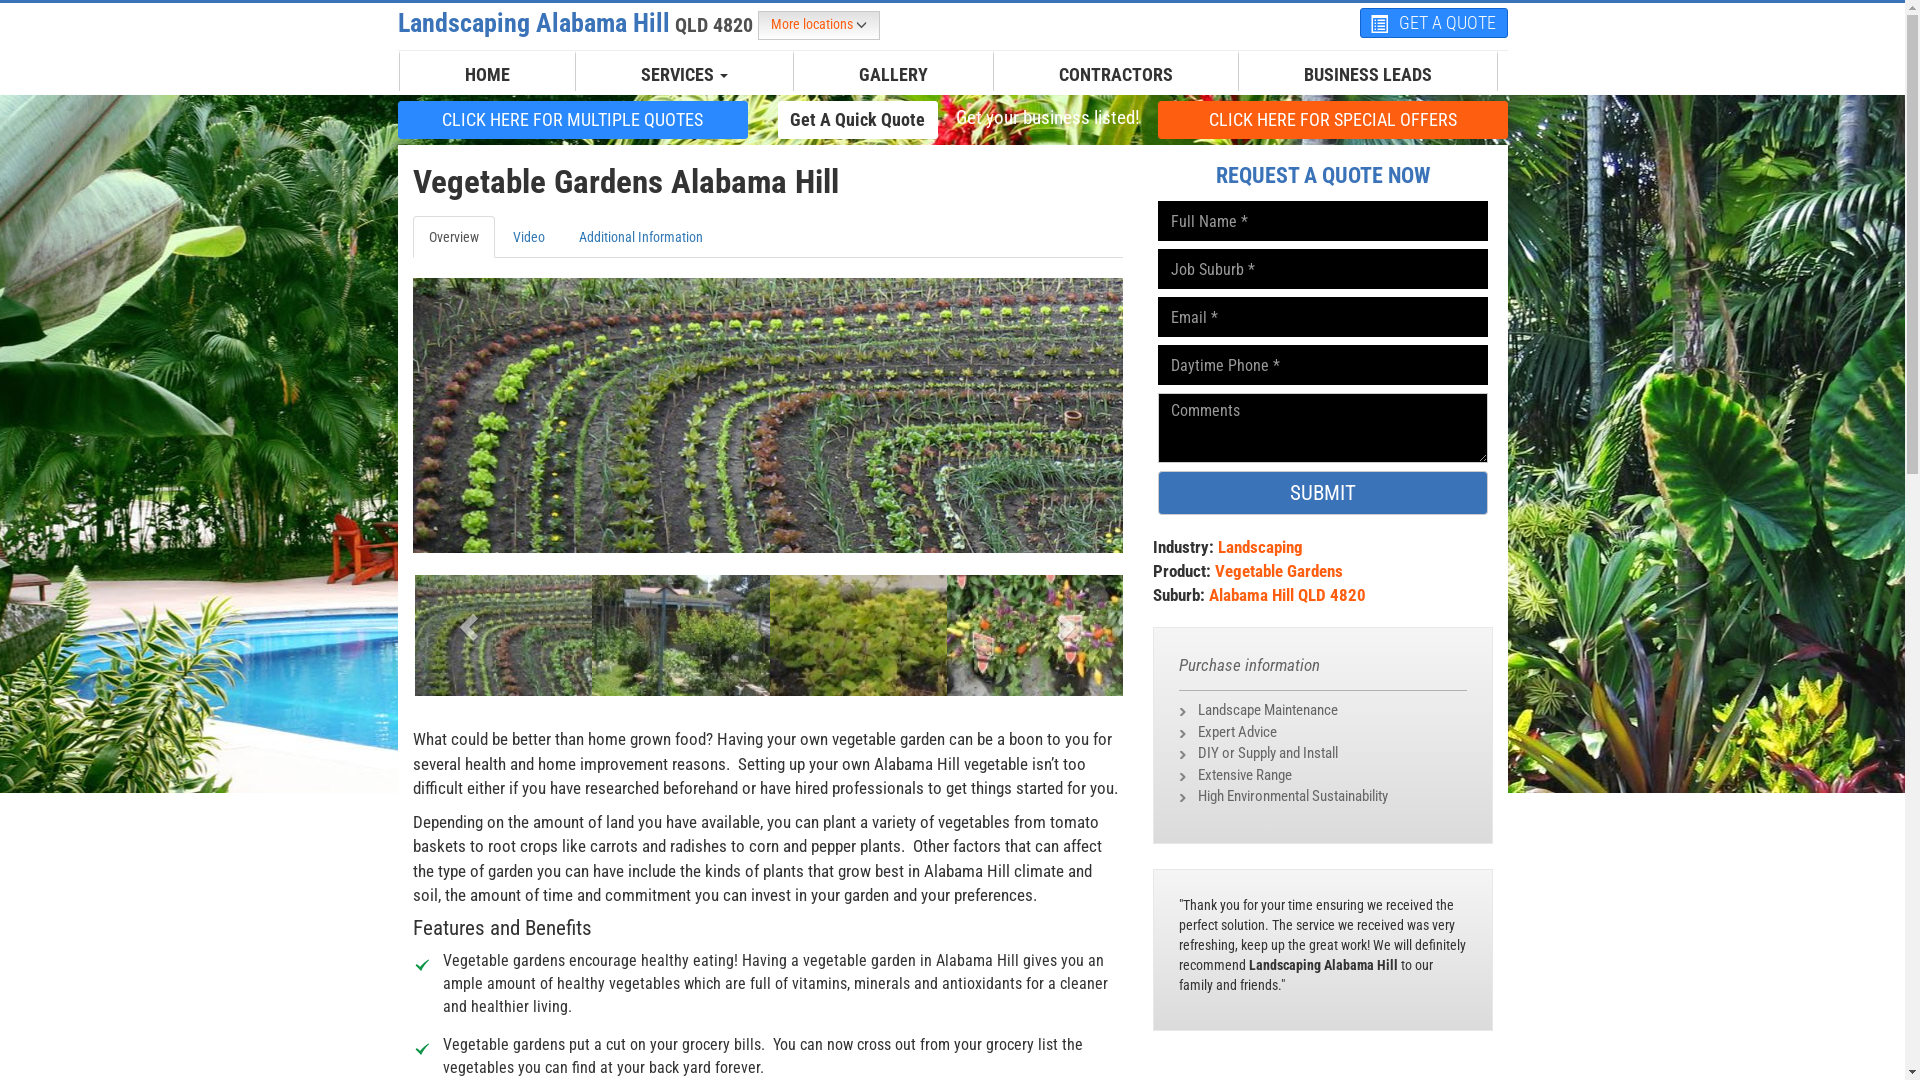 The width and height of the screenshot is (1920, 1080). What do you see at coordinates (487, 73) in the screenshot?
I see `'HOME'` at bounding box center [487, 73].